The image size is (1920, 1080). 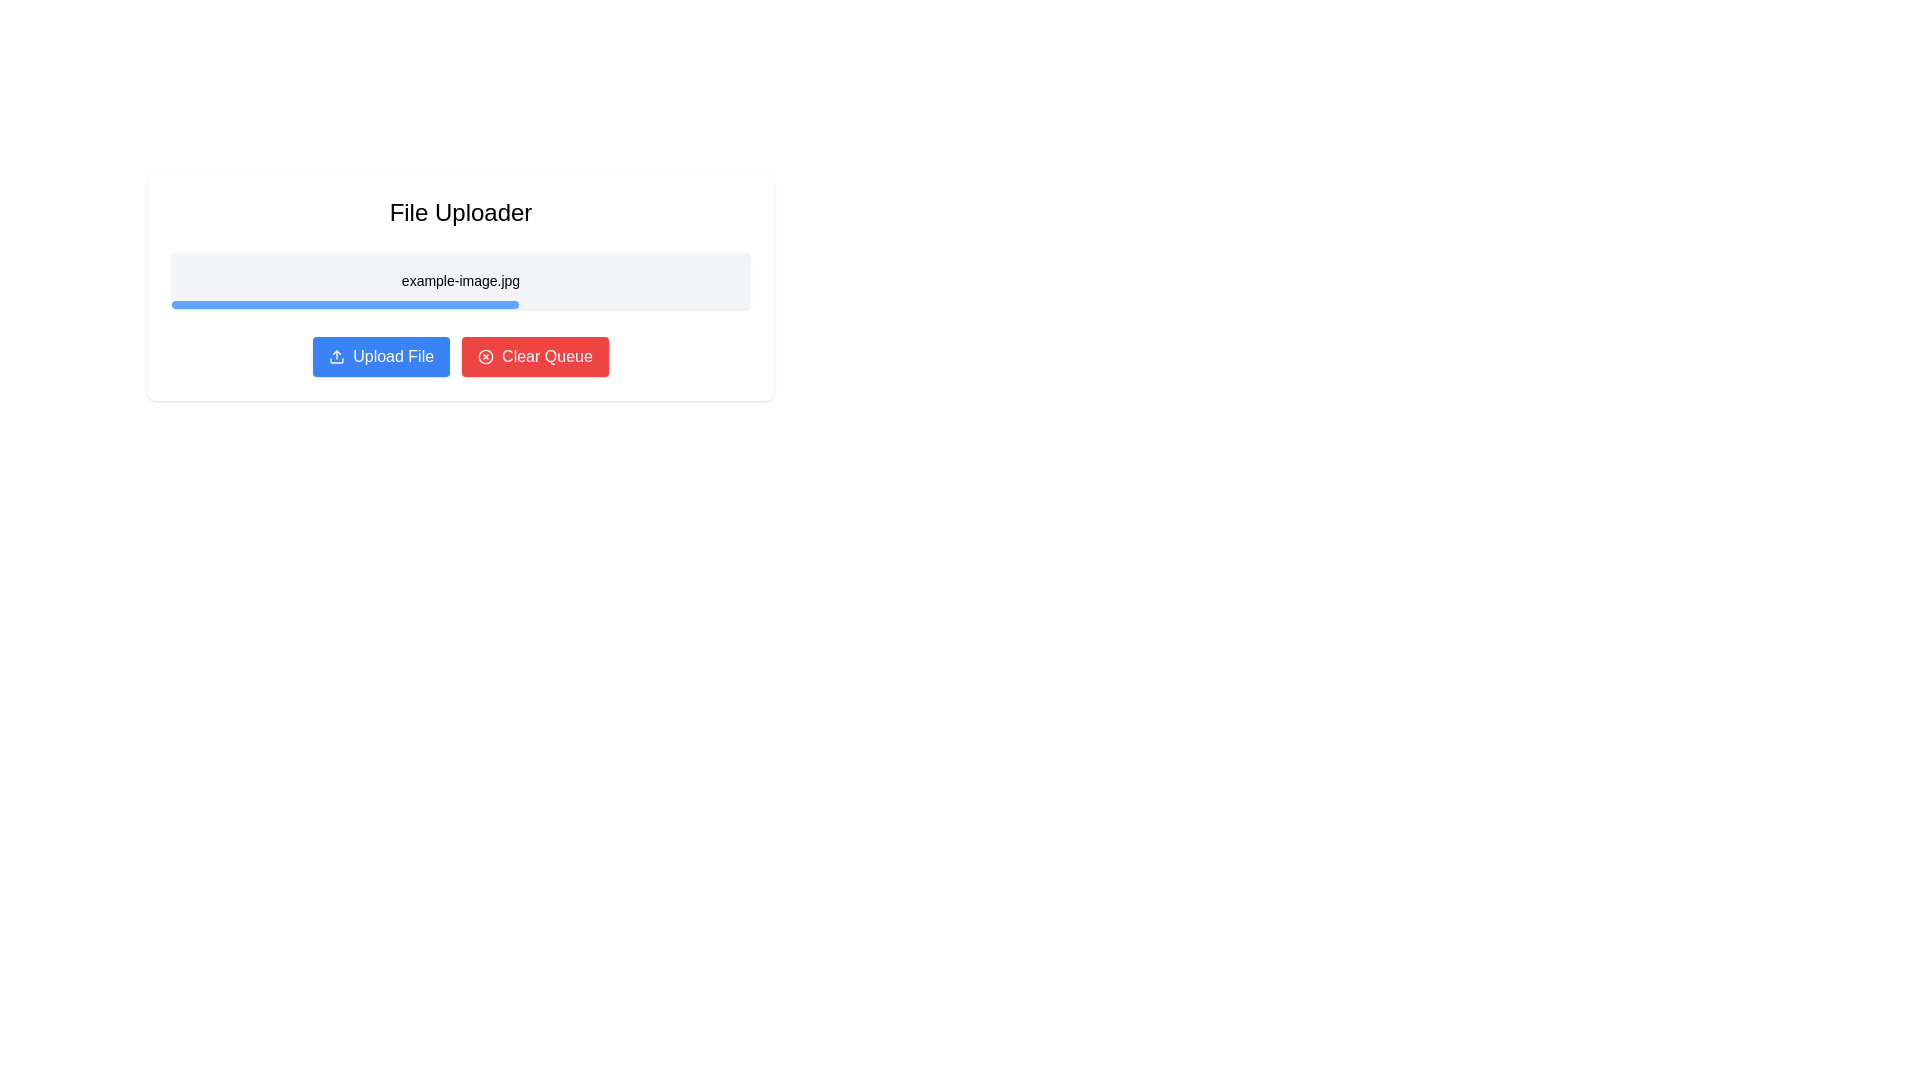 What do you see at coordinates (459, 281) in the screenshot?
I see `text label 'example-image.jpg' within the file uploader component, which is located below the title 'File Uploader' and above the action buttons` at bounding box center [459, 281].